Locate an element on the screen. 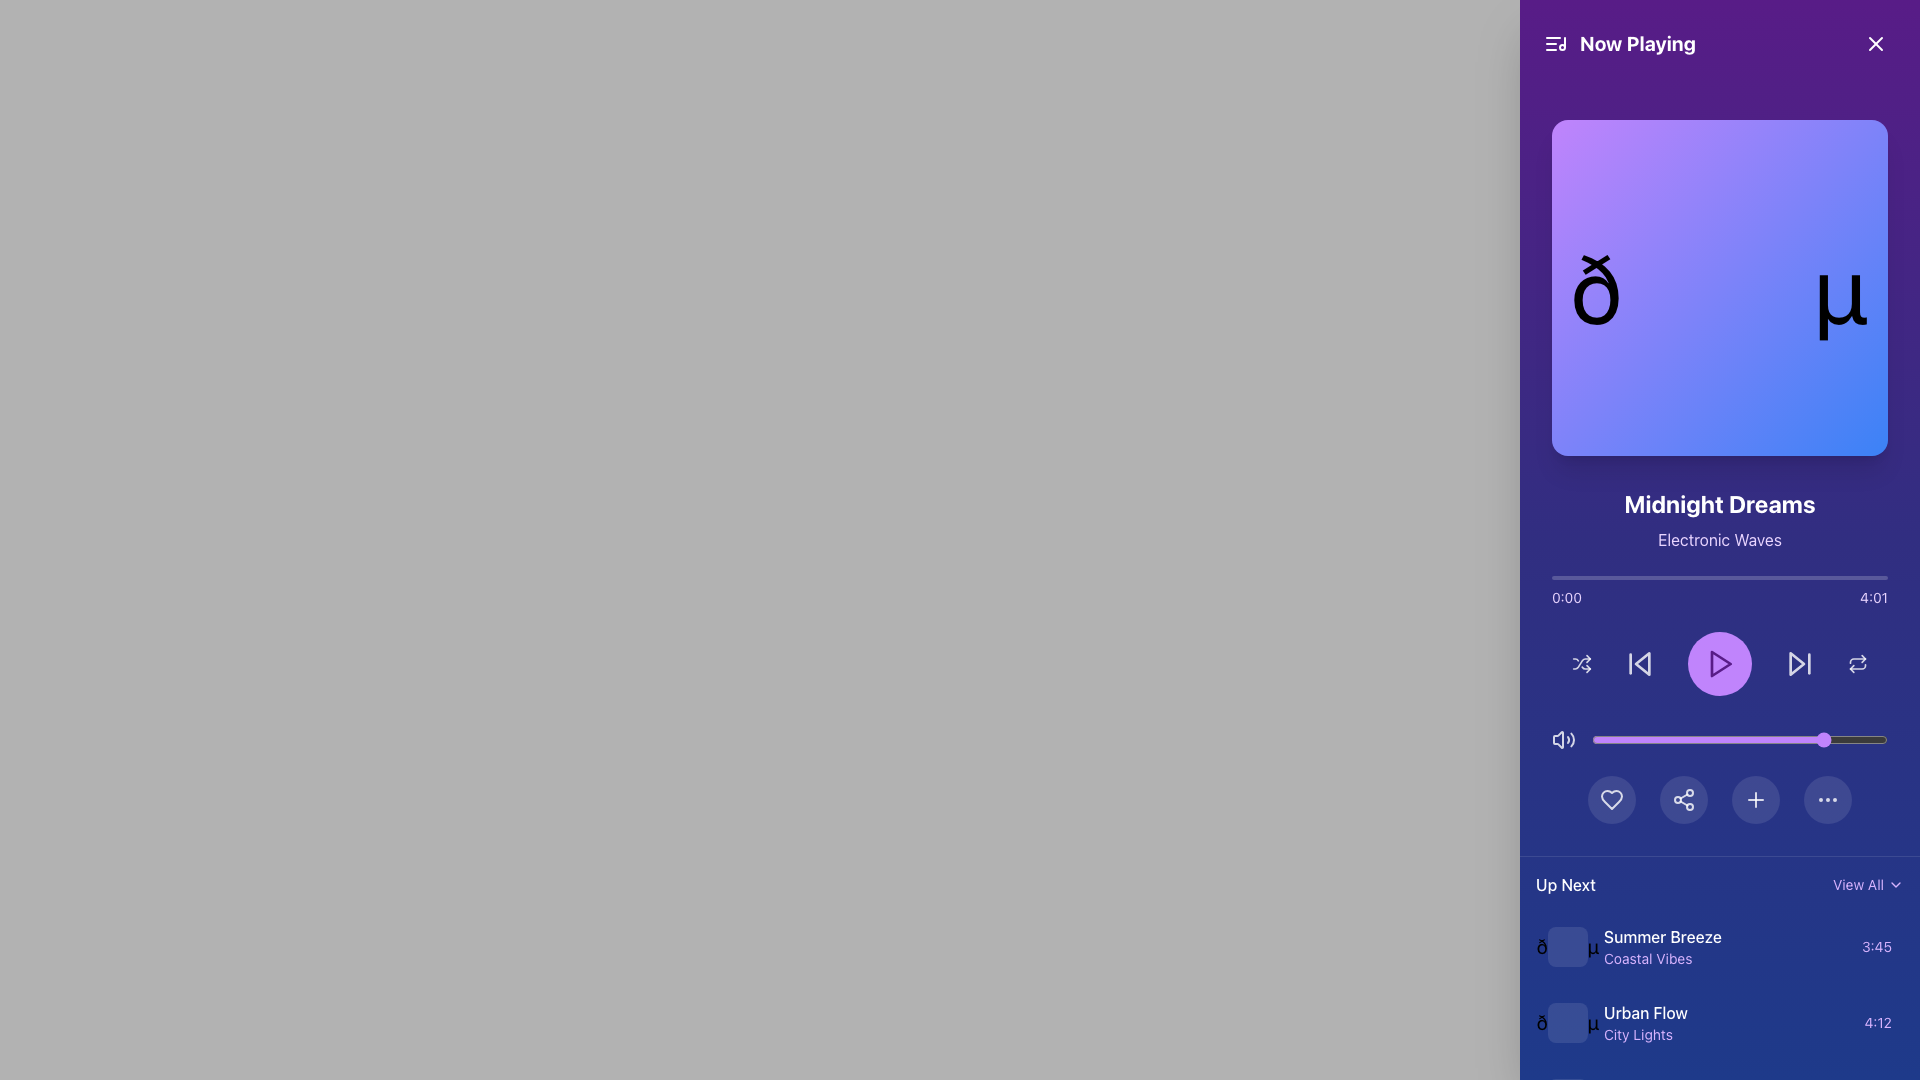  the shuffle icon button, which is the first icon on the control bar to the left of the play button is located at coordinates (1581, 663).